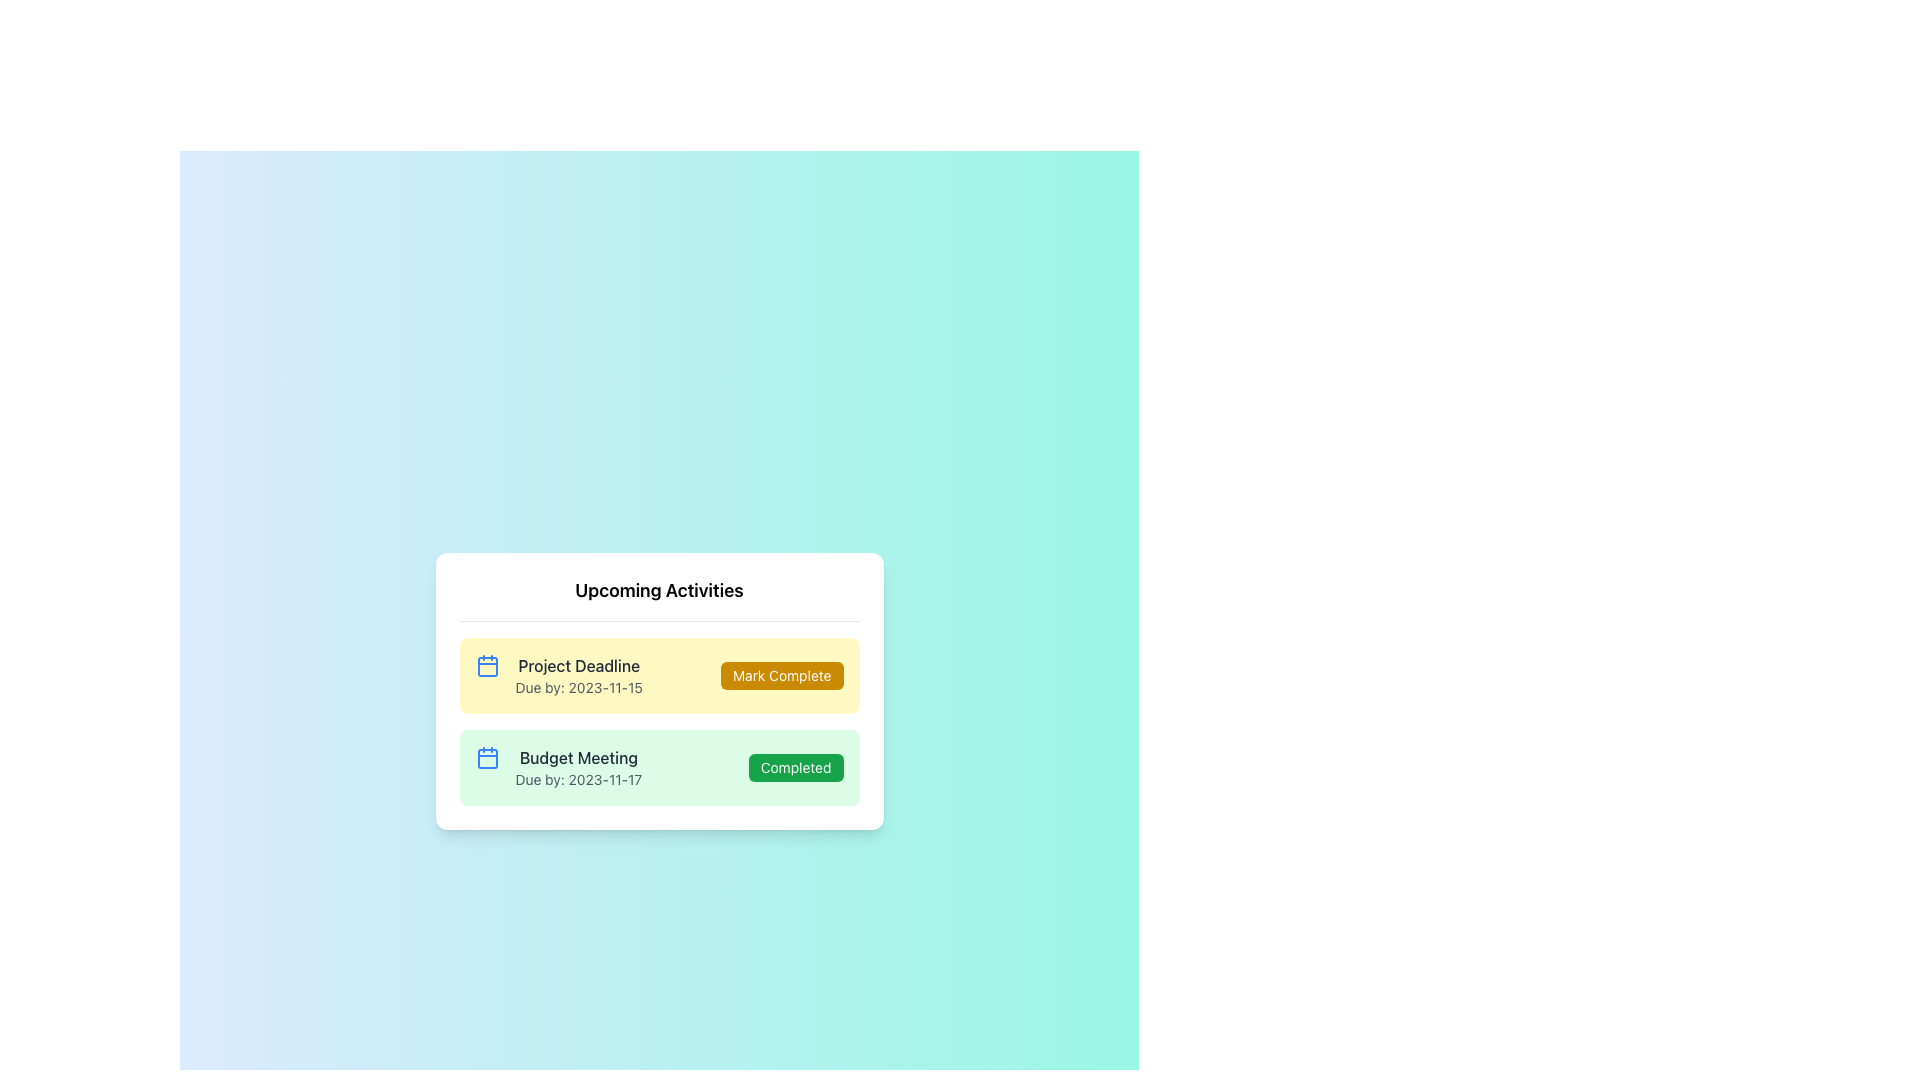 This screenshot has height=1080, width=1920. I want to click on primary calendar date cell represented by the SVG graphical component located at the bottom-right corner of the calendar icon, so click(487, 758).